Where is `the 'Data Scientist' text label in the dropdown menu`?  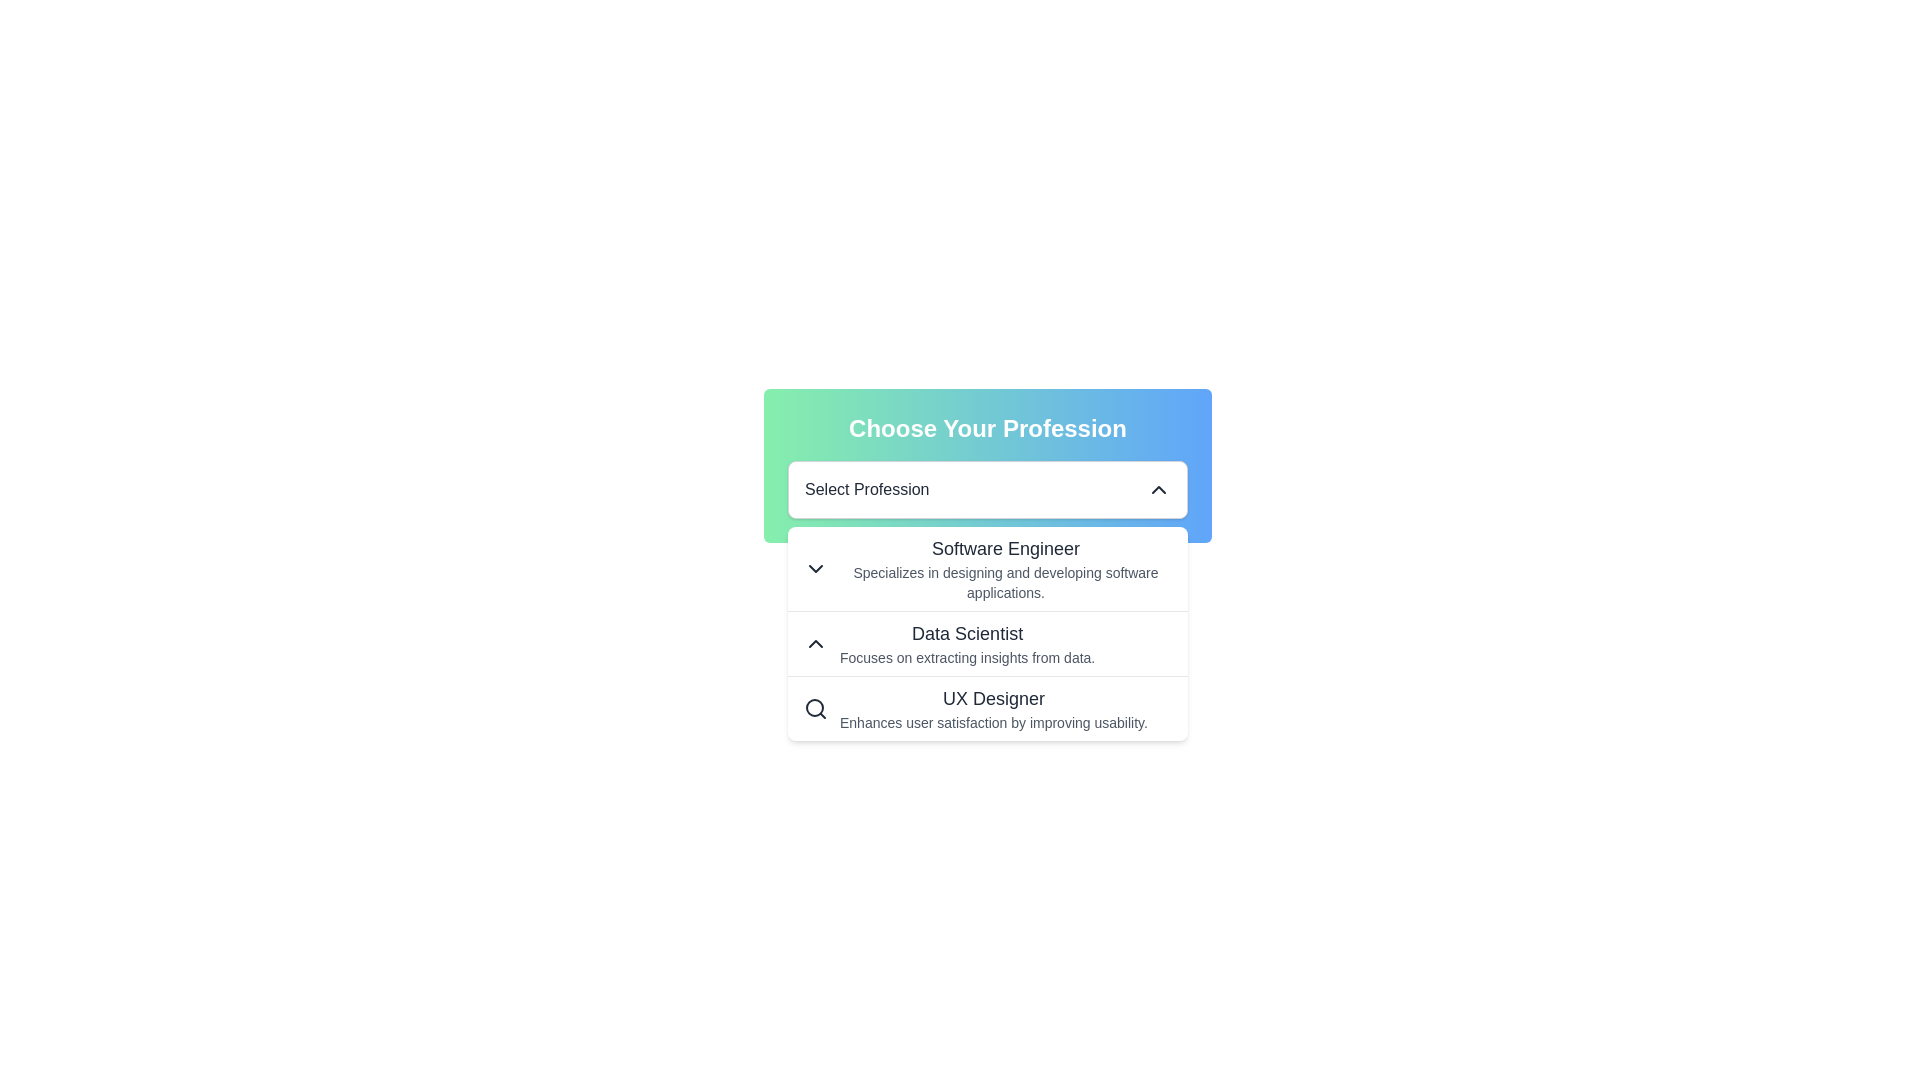
the 'Data Scientist' text label in the dropdown menu is located at coordinates (967, 633).